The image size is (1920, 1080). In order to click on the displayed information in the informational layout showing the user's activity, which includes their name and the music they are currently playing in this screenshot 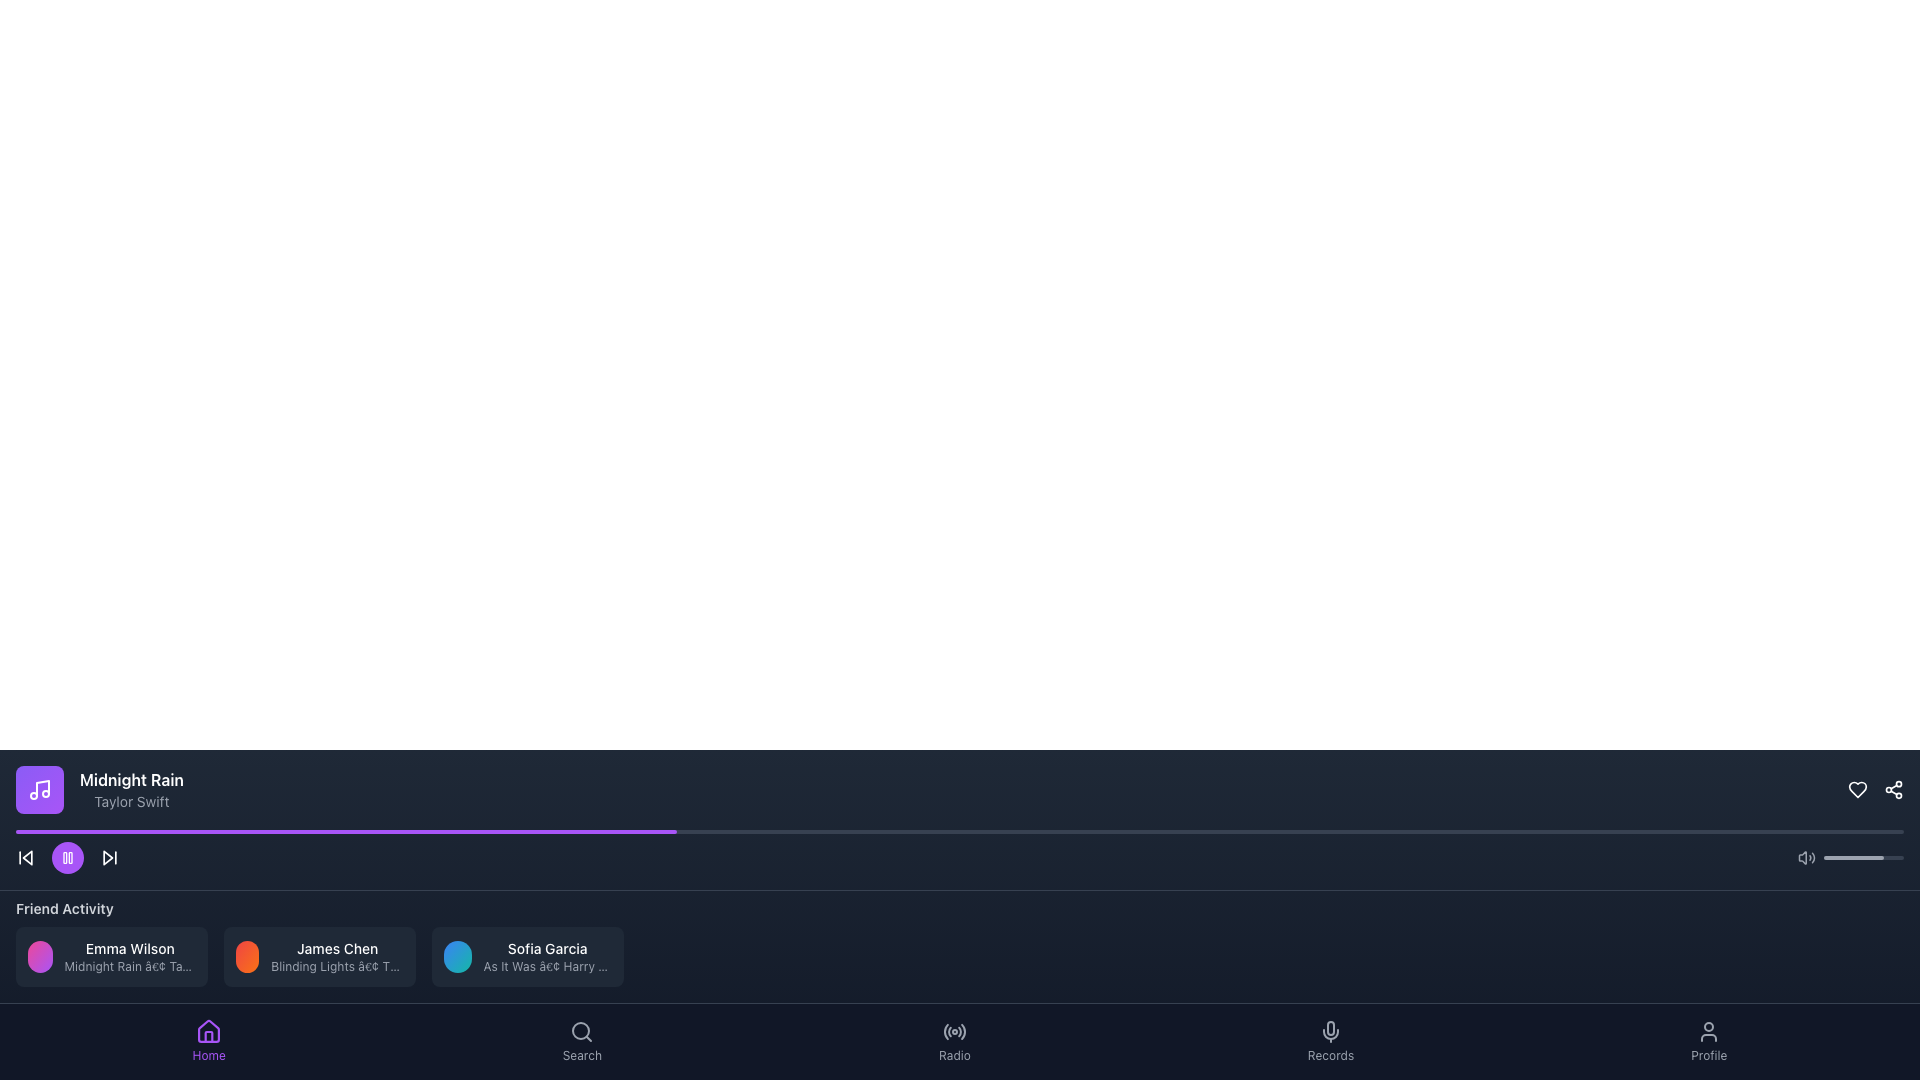, I will do `click(528, 955)`.